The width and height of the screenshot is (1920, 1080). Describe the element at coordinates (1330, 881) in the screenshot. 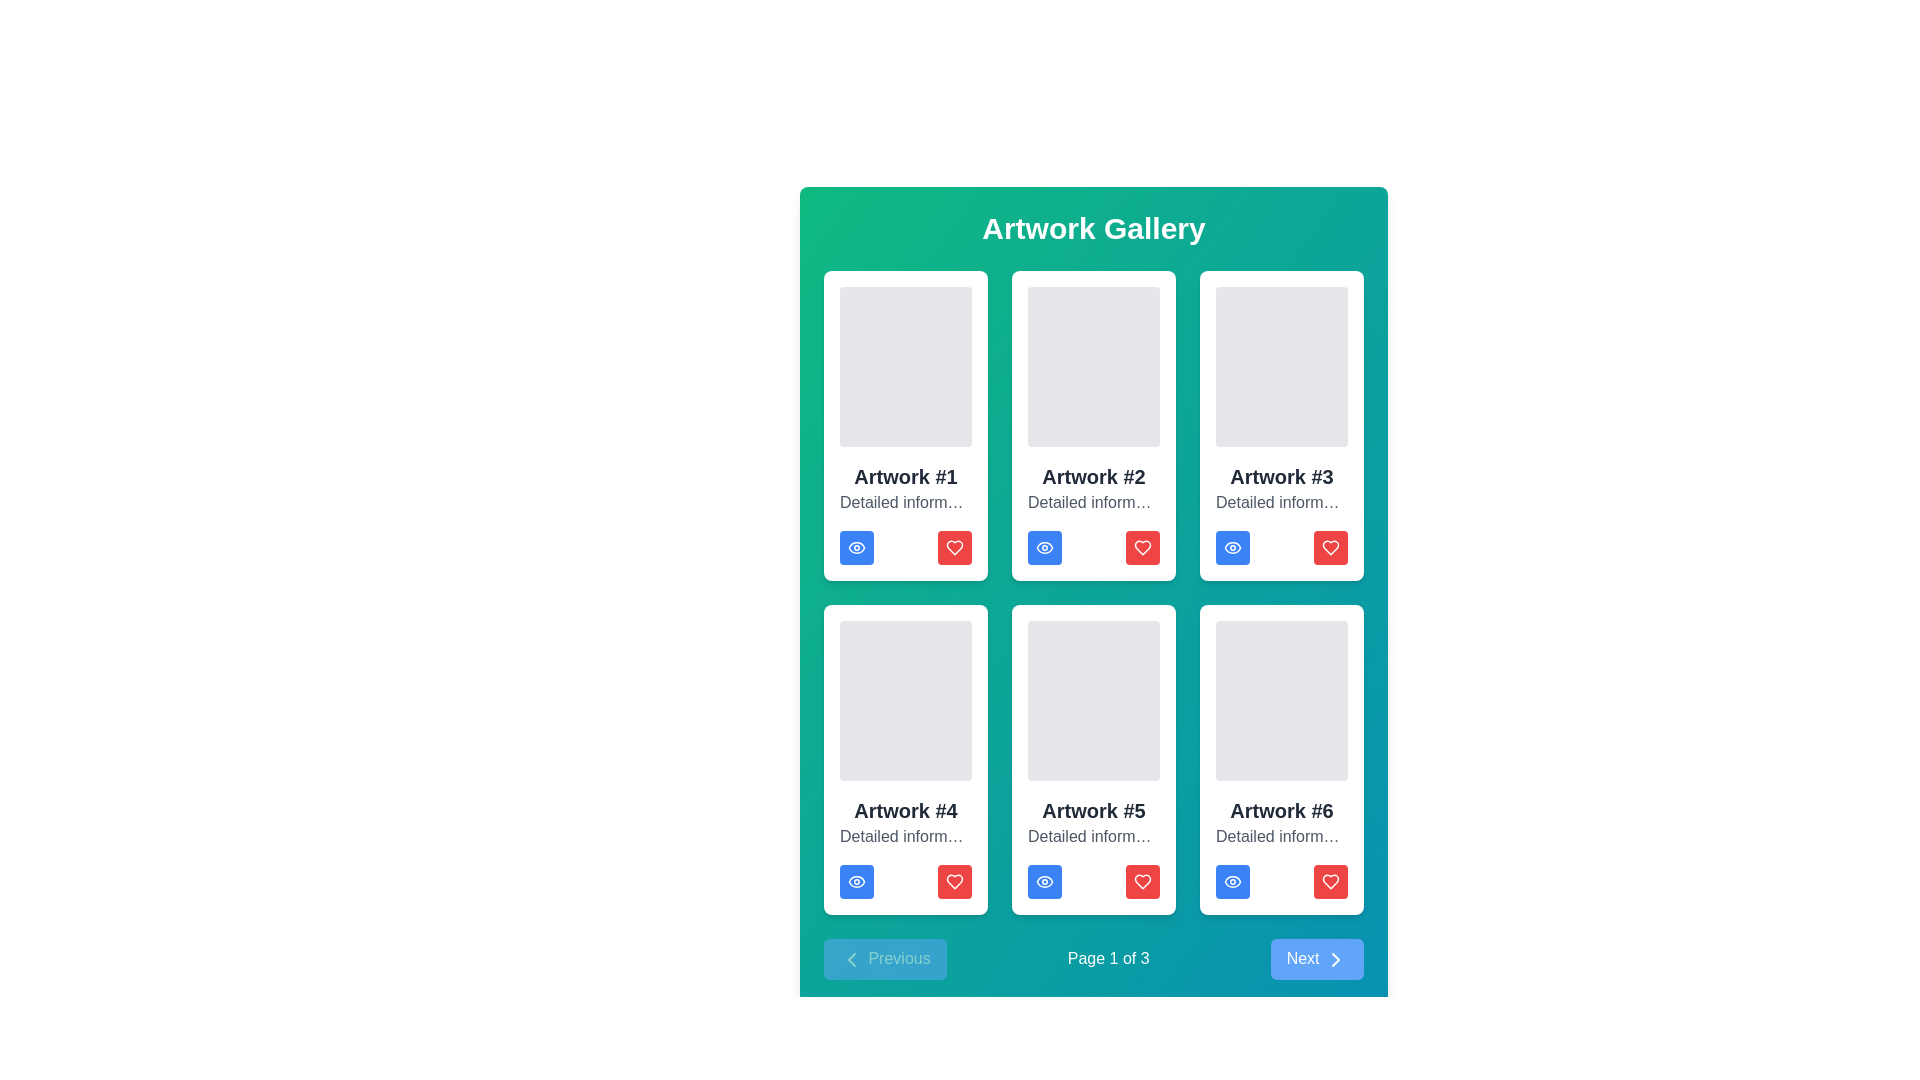

I see `the heart-shaped icon with a red fill located in the bottom-right corner of the card labeled 'Artwork #6' to favorite it` at that location.